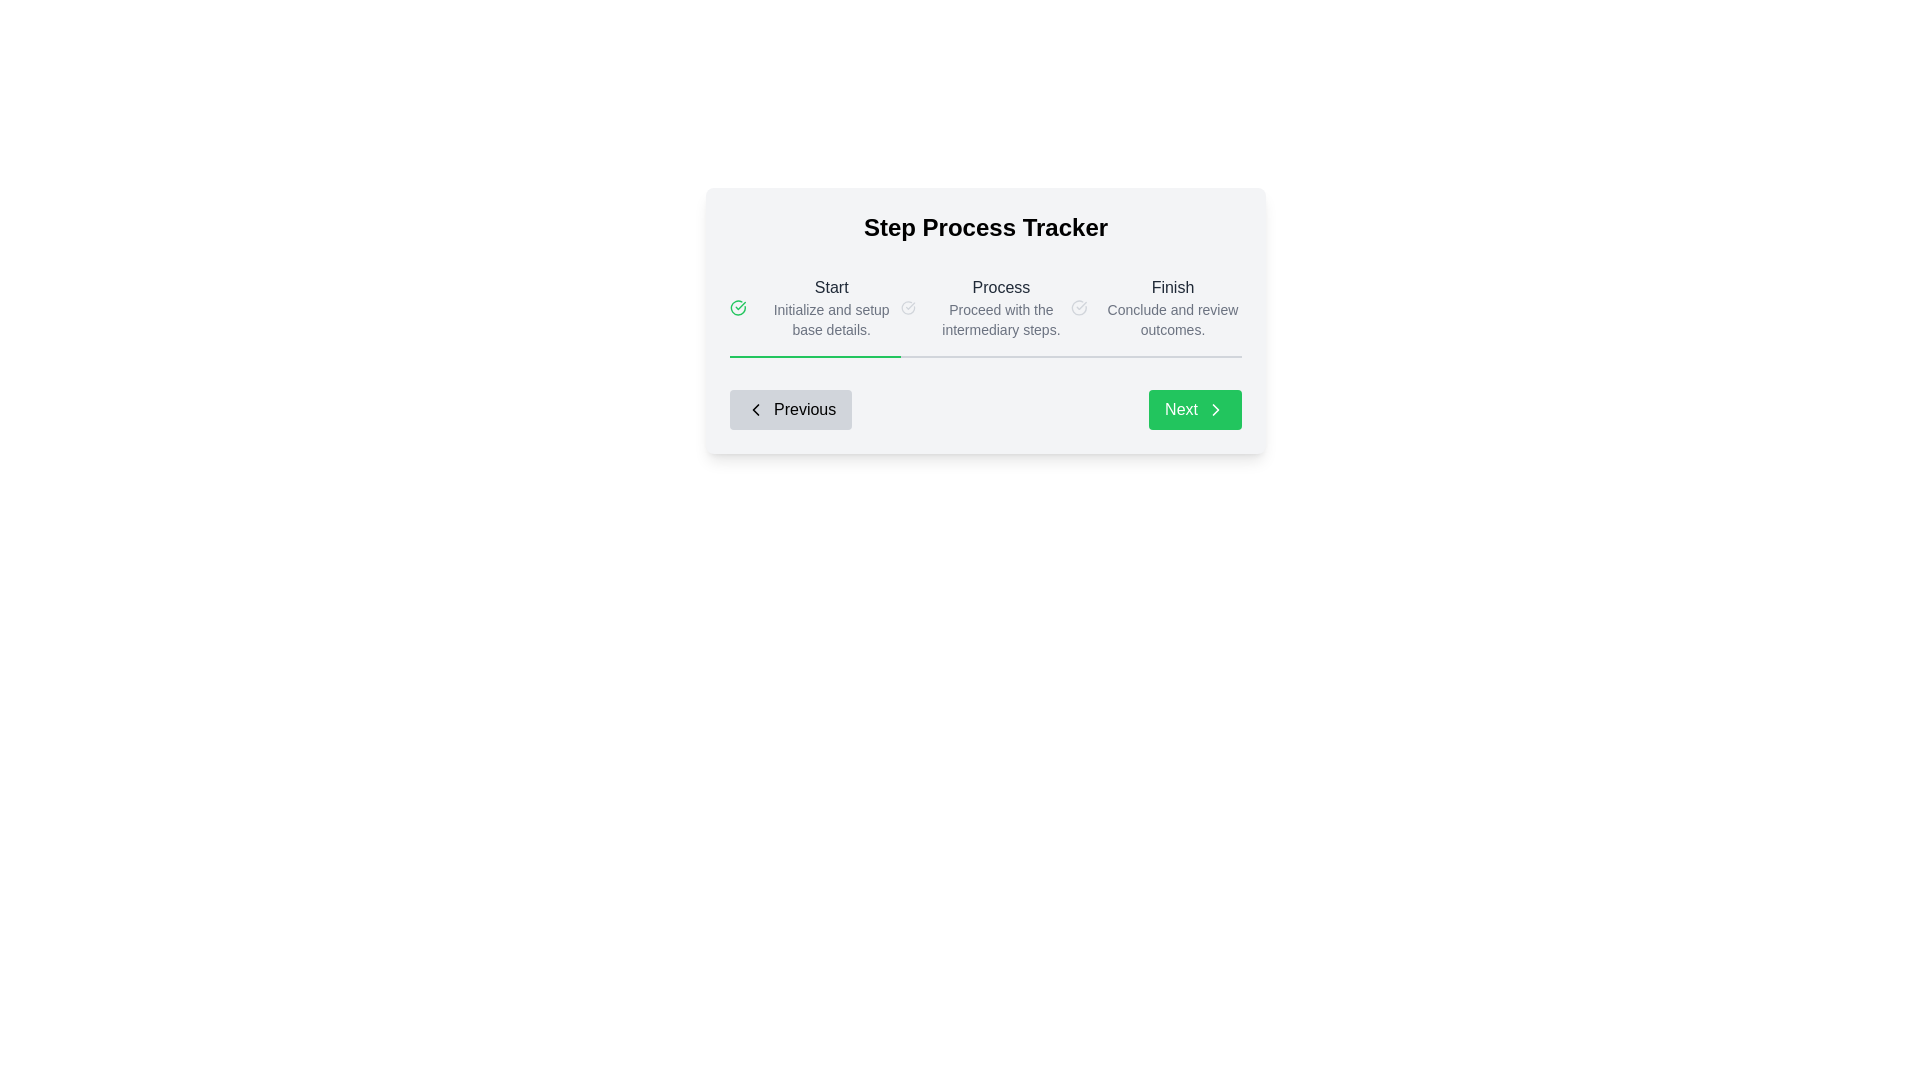  Describe the element at coordinates (831, 319) in the screenshot. I see `informational text label located directly below the 'Start' title in the 'Step Process Tracker' component, which provides a description of the 'Start' step` at that location.